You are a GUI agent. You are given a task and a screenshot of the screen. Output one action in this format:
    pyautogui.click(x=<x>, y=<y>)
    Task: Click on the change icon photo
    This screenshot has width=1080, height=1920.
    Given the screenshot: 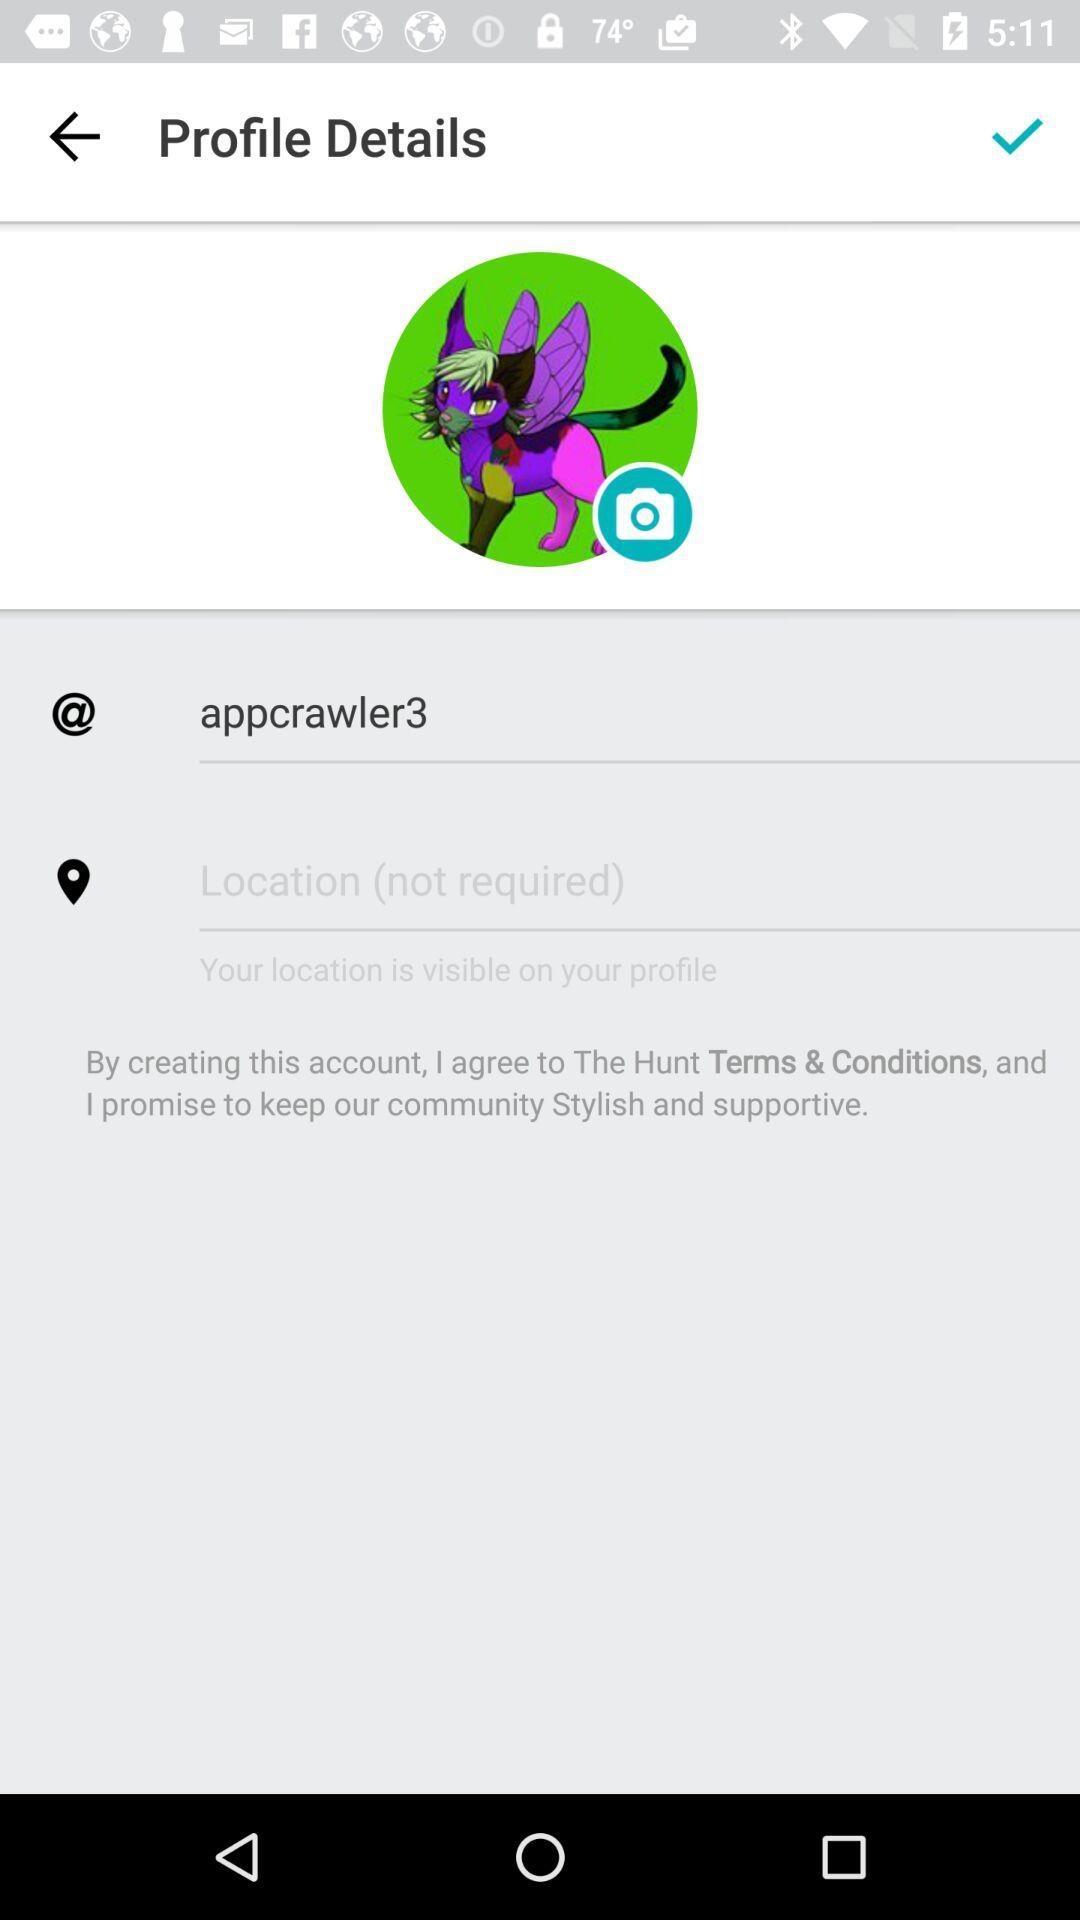 What is the action you would take?
    pyautogui.click(x=540, y=408)
    